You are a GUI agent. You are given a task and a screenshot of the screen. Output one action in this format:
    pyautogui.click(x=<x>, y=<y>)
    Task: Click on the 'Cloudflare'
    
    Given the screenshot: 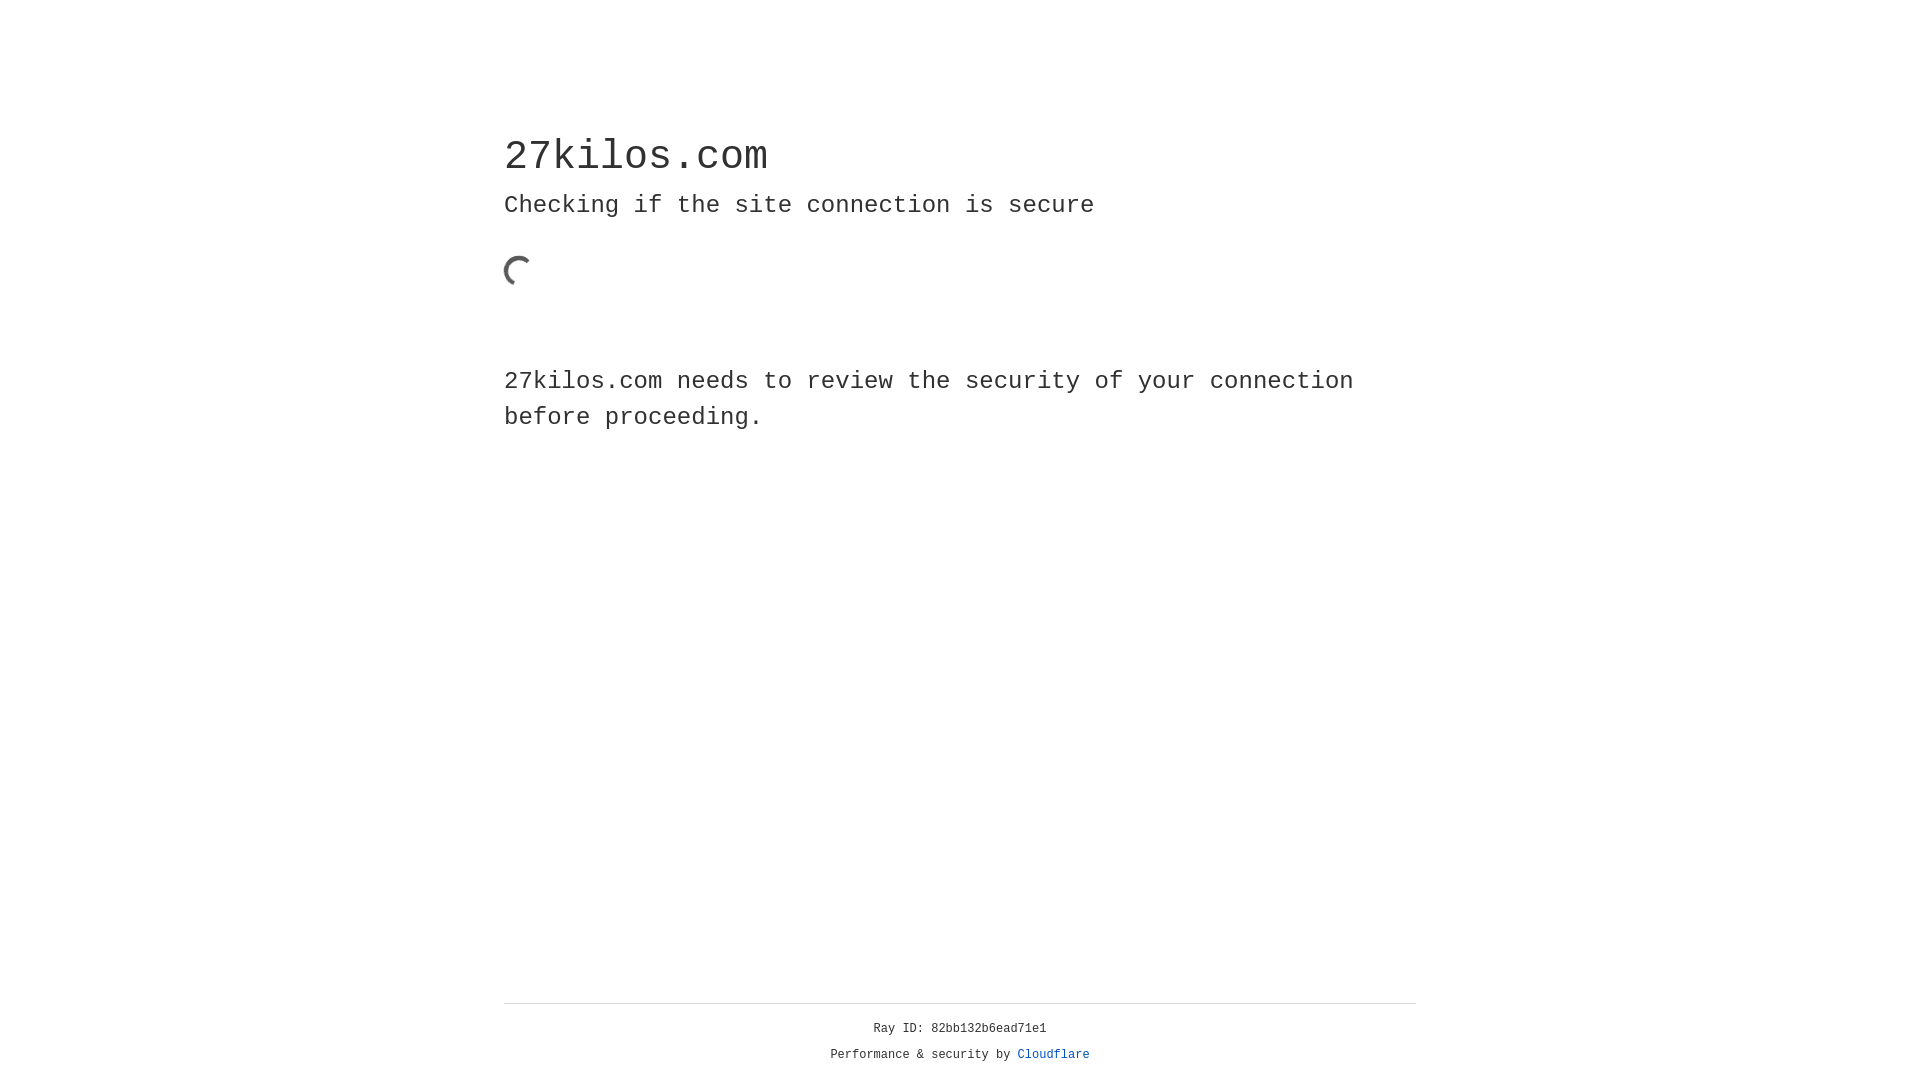 What is the action you would take?
    pyautogui.click(x=1053, y=1054)
    